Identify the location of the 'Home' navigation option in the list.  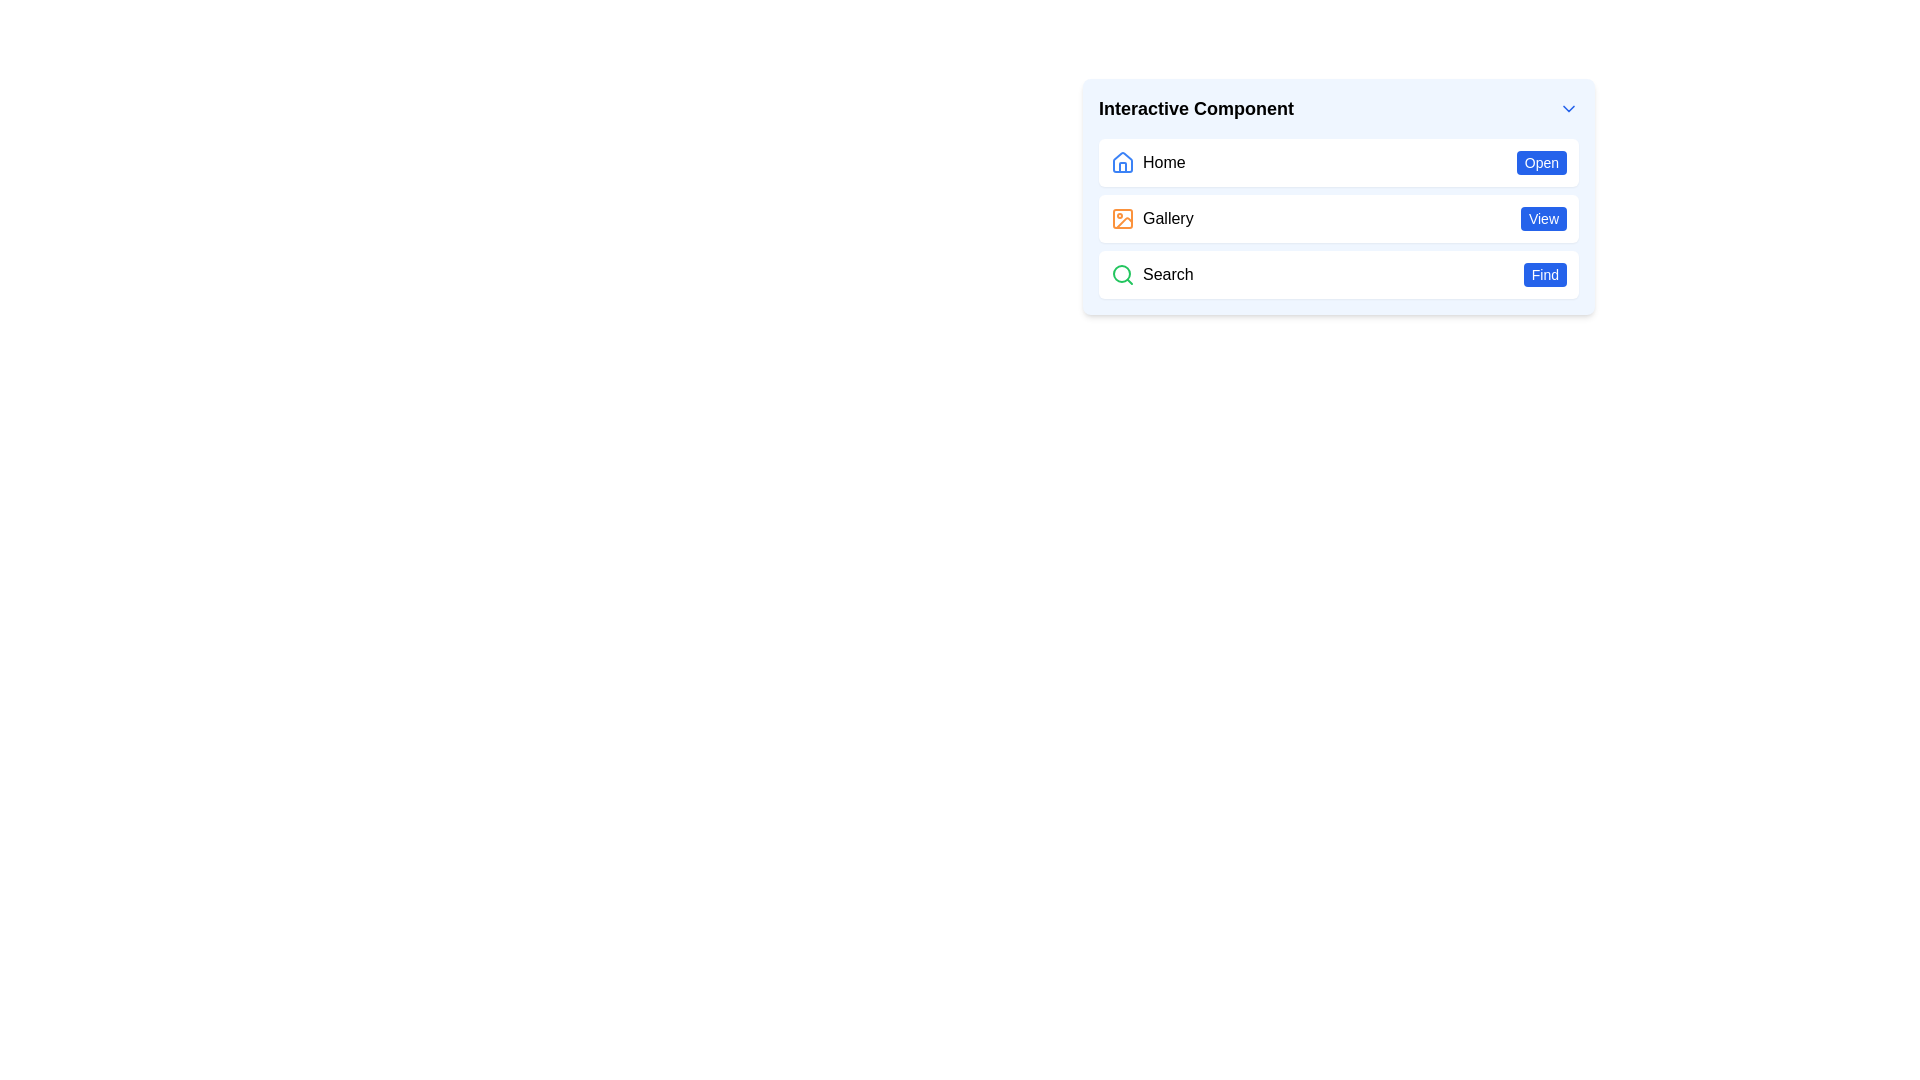
(1339, 161).